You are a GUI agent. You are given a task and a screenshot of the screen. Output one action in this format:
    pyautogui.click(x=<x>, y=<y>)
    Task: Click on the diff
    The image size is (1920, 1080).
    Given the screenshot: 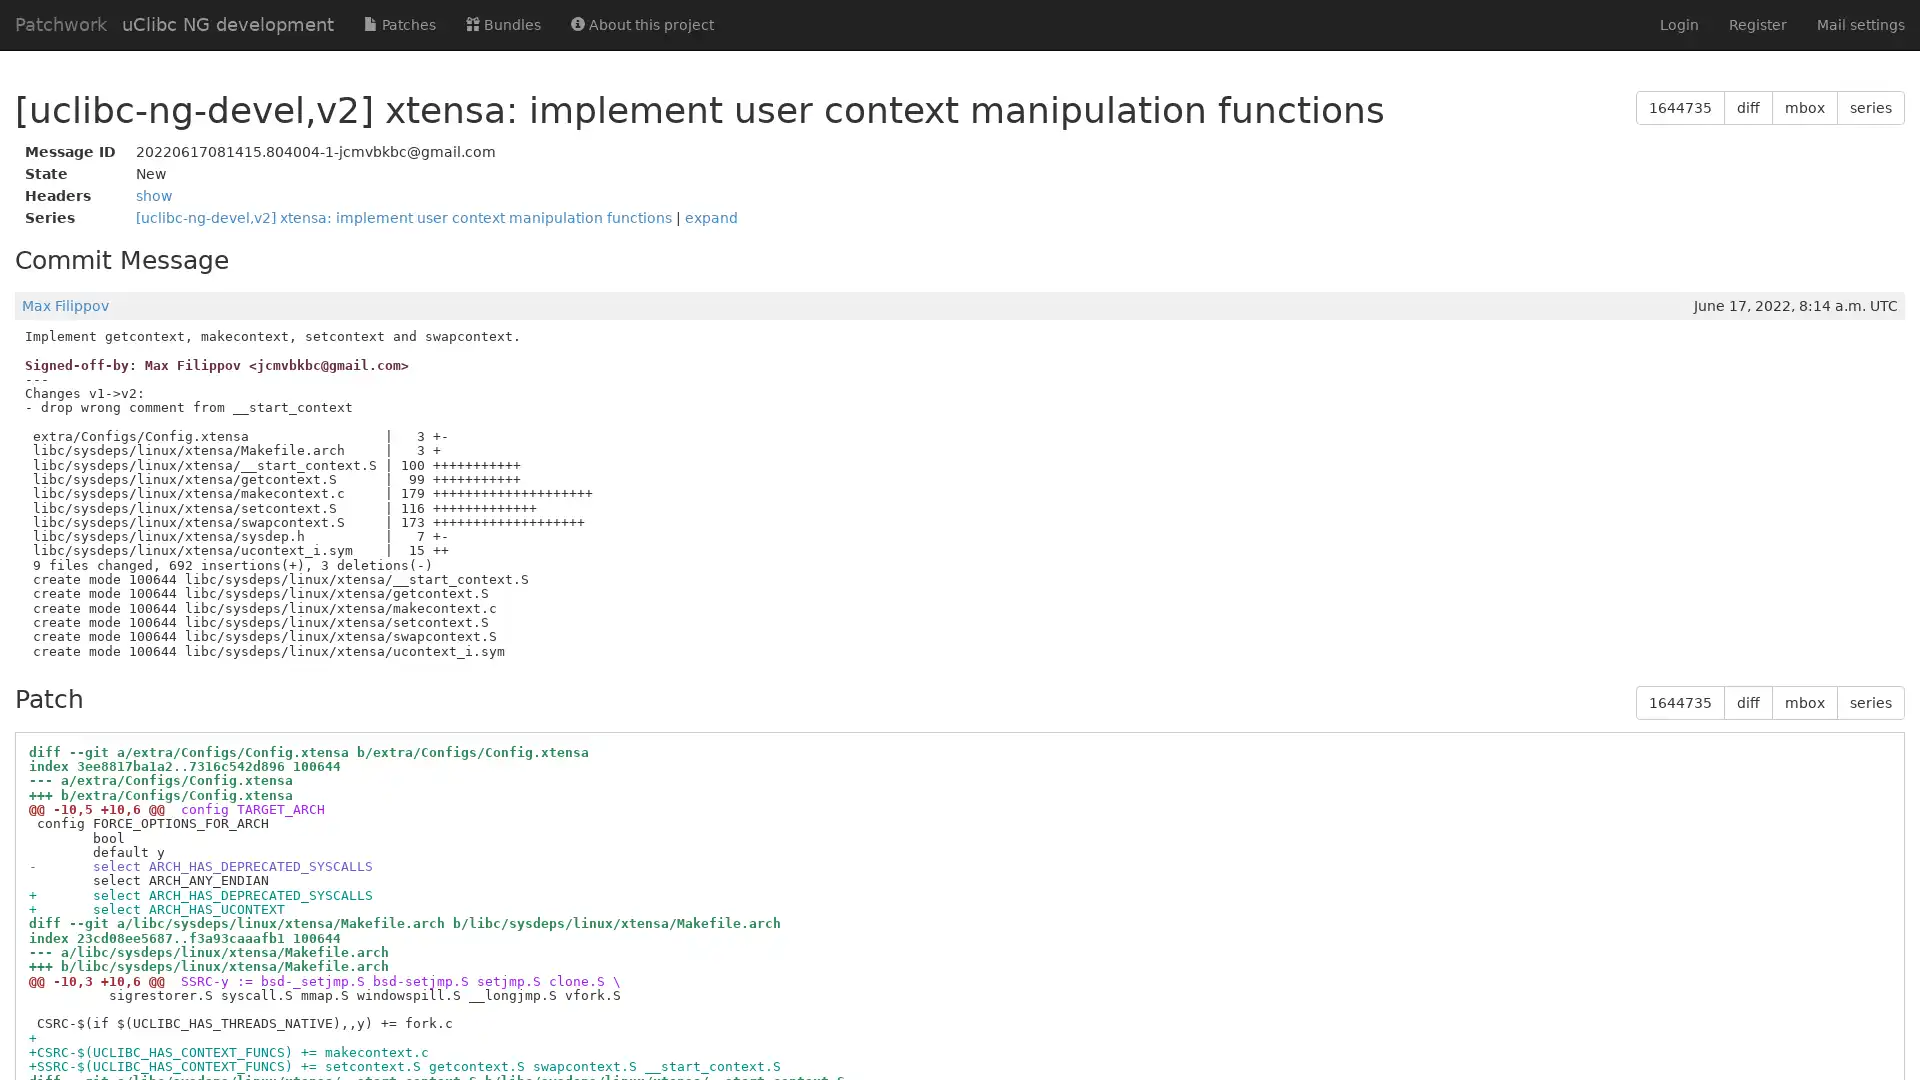 What is the action you would take?
    pyautogui.click(x=1747, y=108)
    